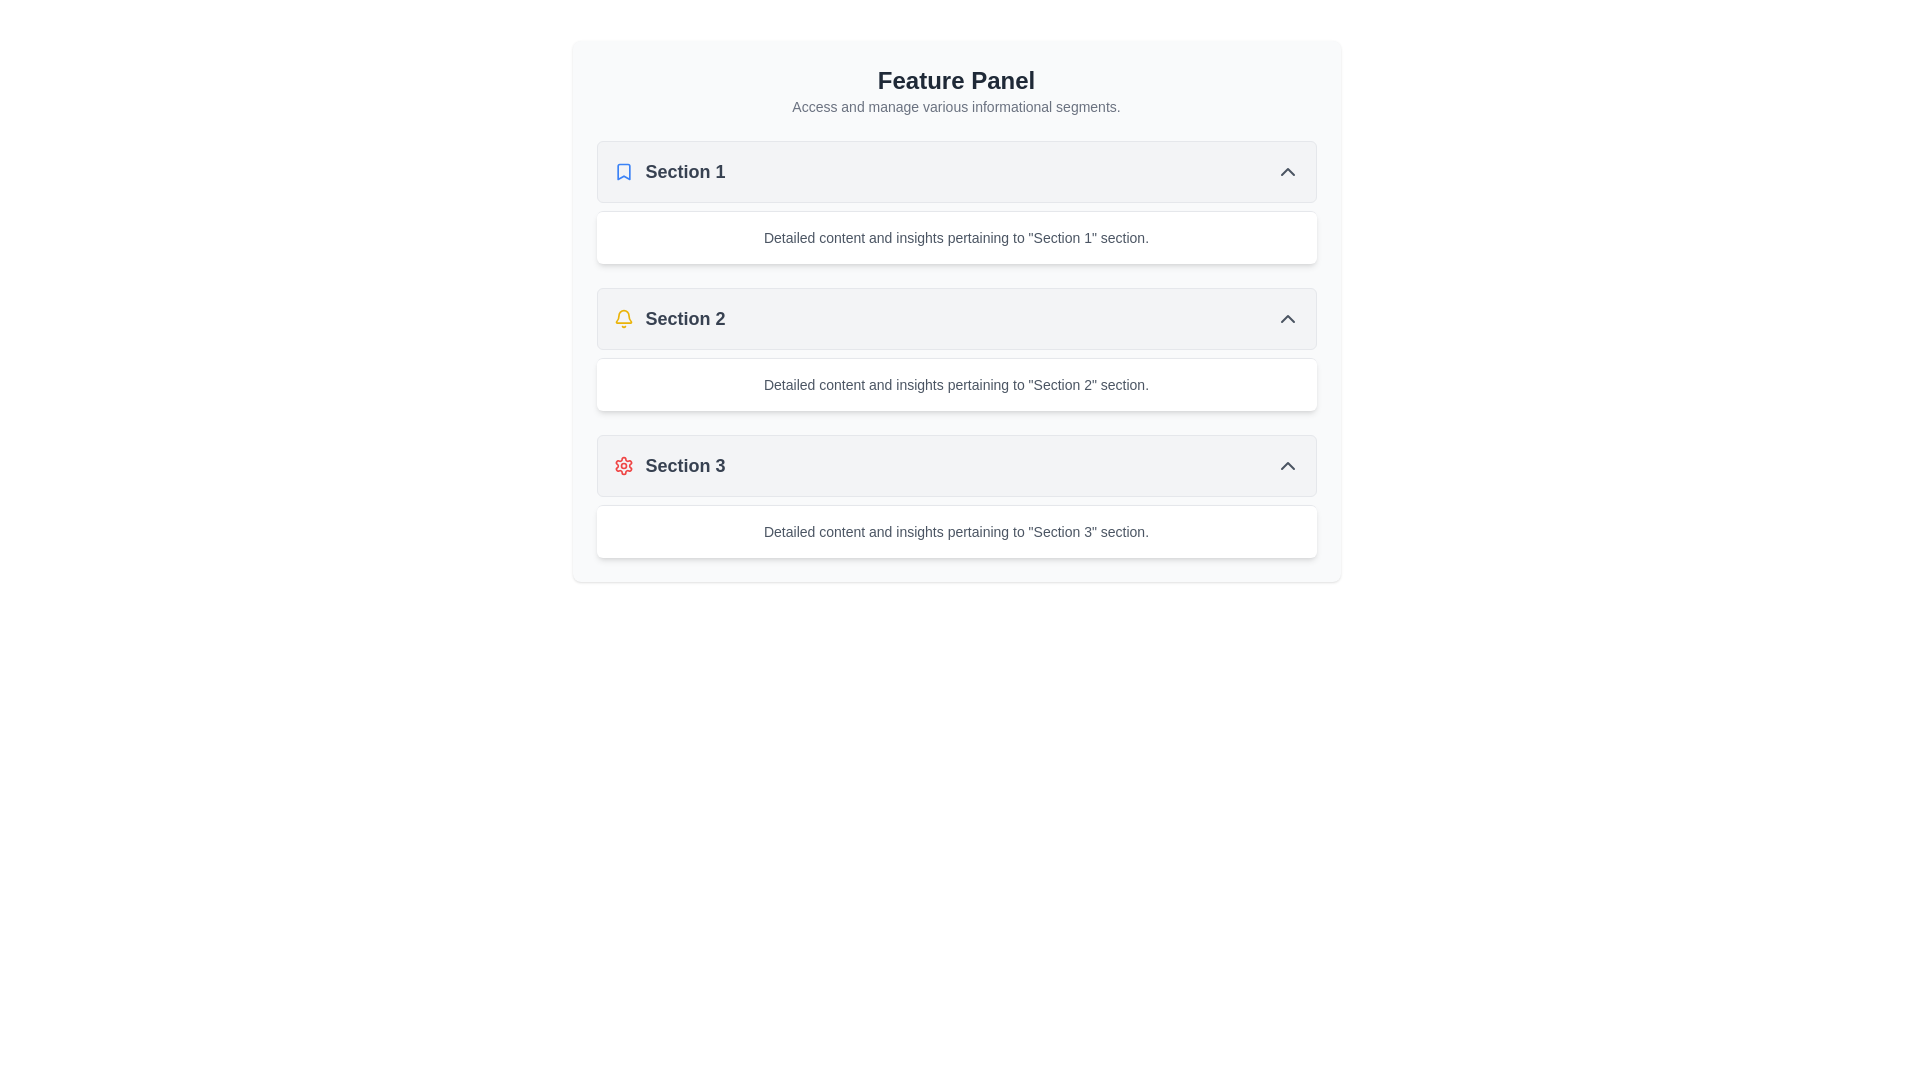  I want to click on the Text label located in the third row of the section list, to the right of the red settings icon, to associate it with the adjacent settings icon, so click(685, 466).